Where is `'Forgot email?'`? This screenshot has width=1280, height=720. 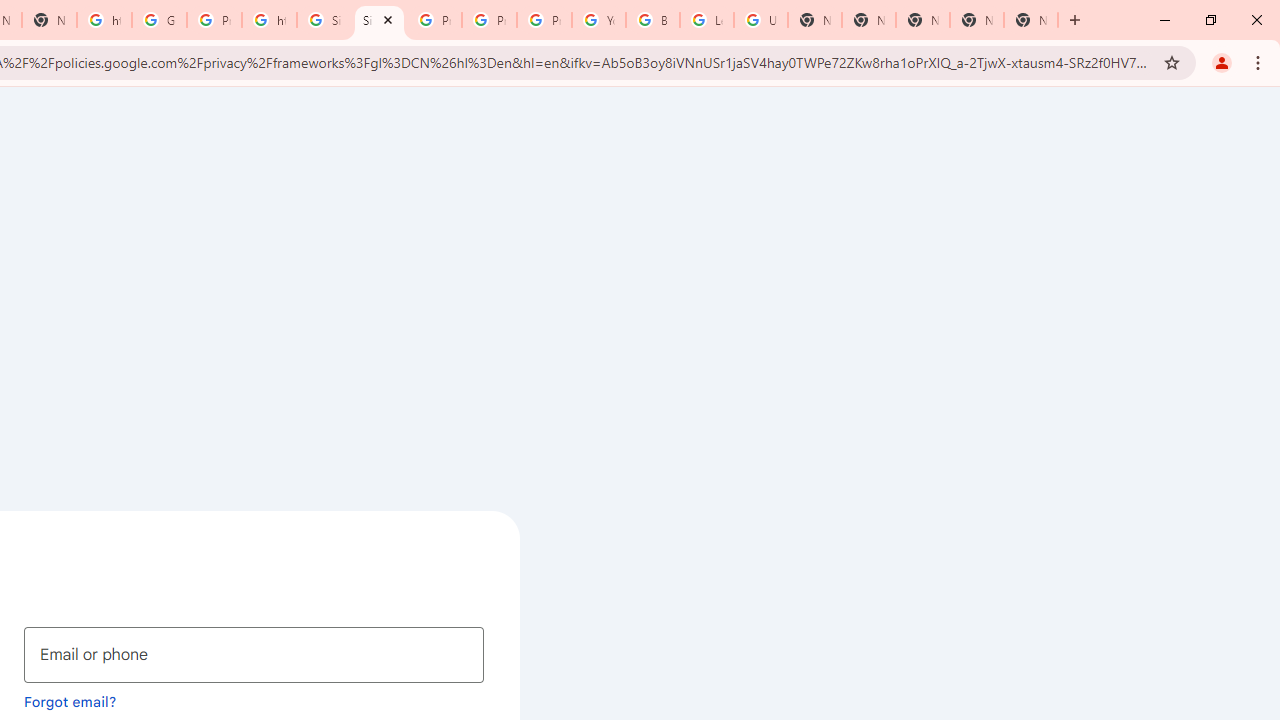 'Forgot email?' is located at coordinates (70, 700).